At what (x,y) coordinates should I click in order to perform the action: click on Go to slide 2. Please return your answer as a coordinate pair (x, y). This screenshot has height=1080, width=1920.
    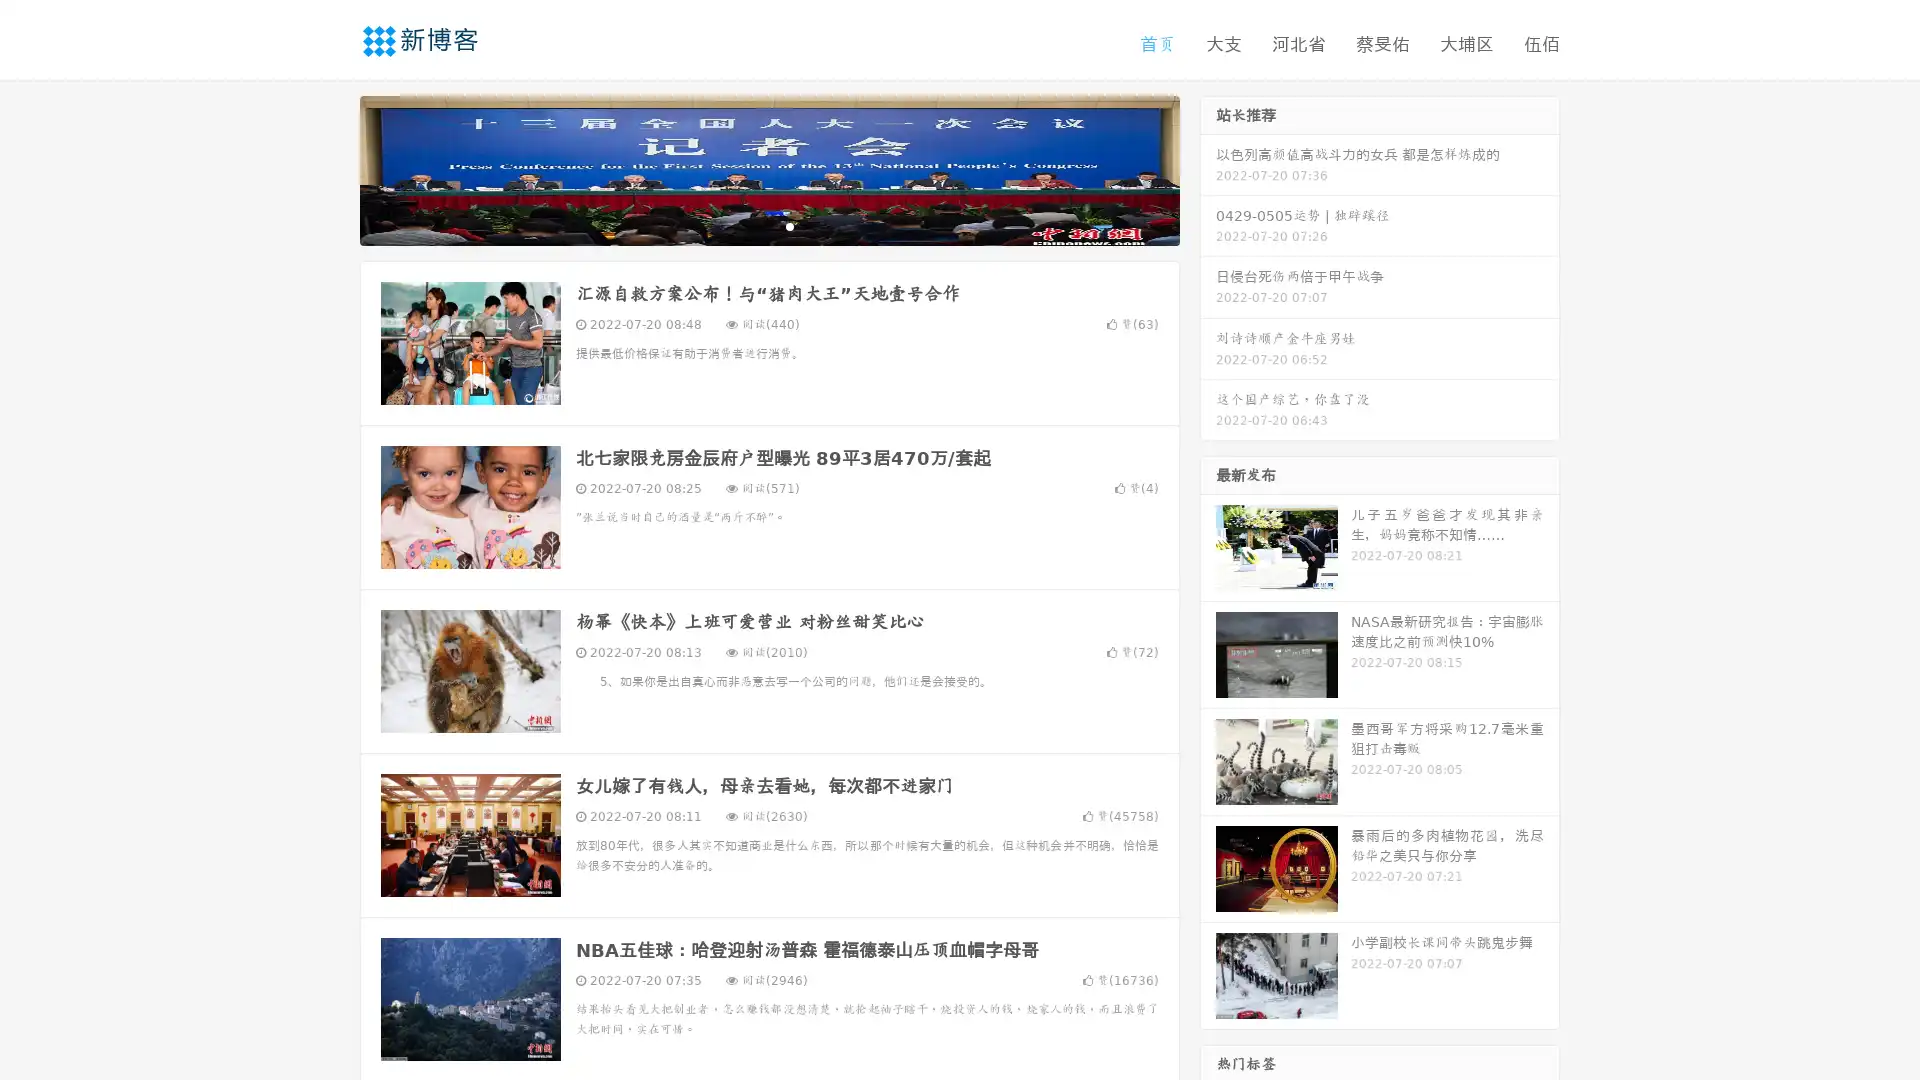
    Looking at the image, I should click on (768, 225).